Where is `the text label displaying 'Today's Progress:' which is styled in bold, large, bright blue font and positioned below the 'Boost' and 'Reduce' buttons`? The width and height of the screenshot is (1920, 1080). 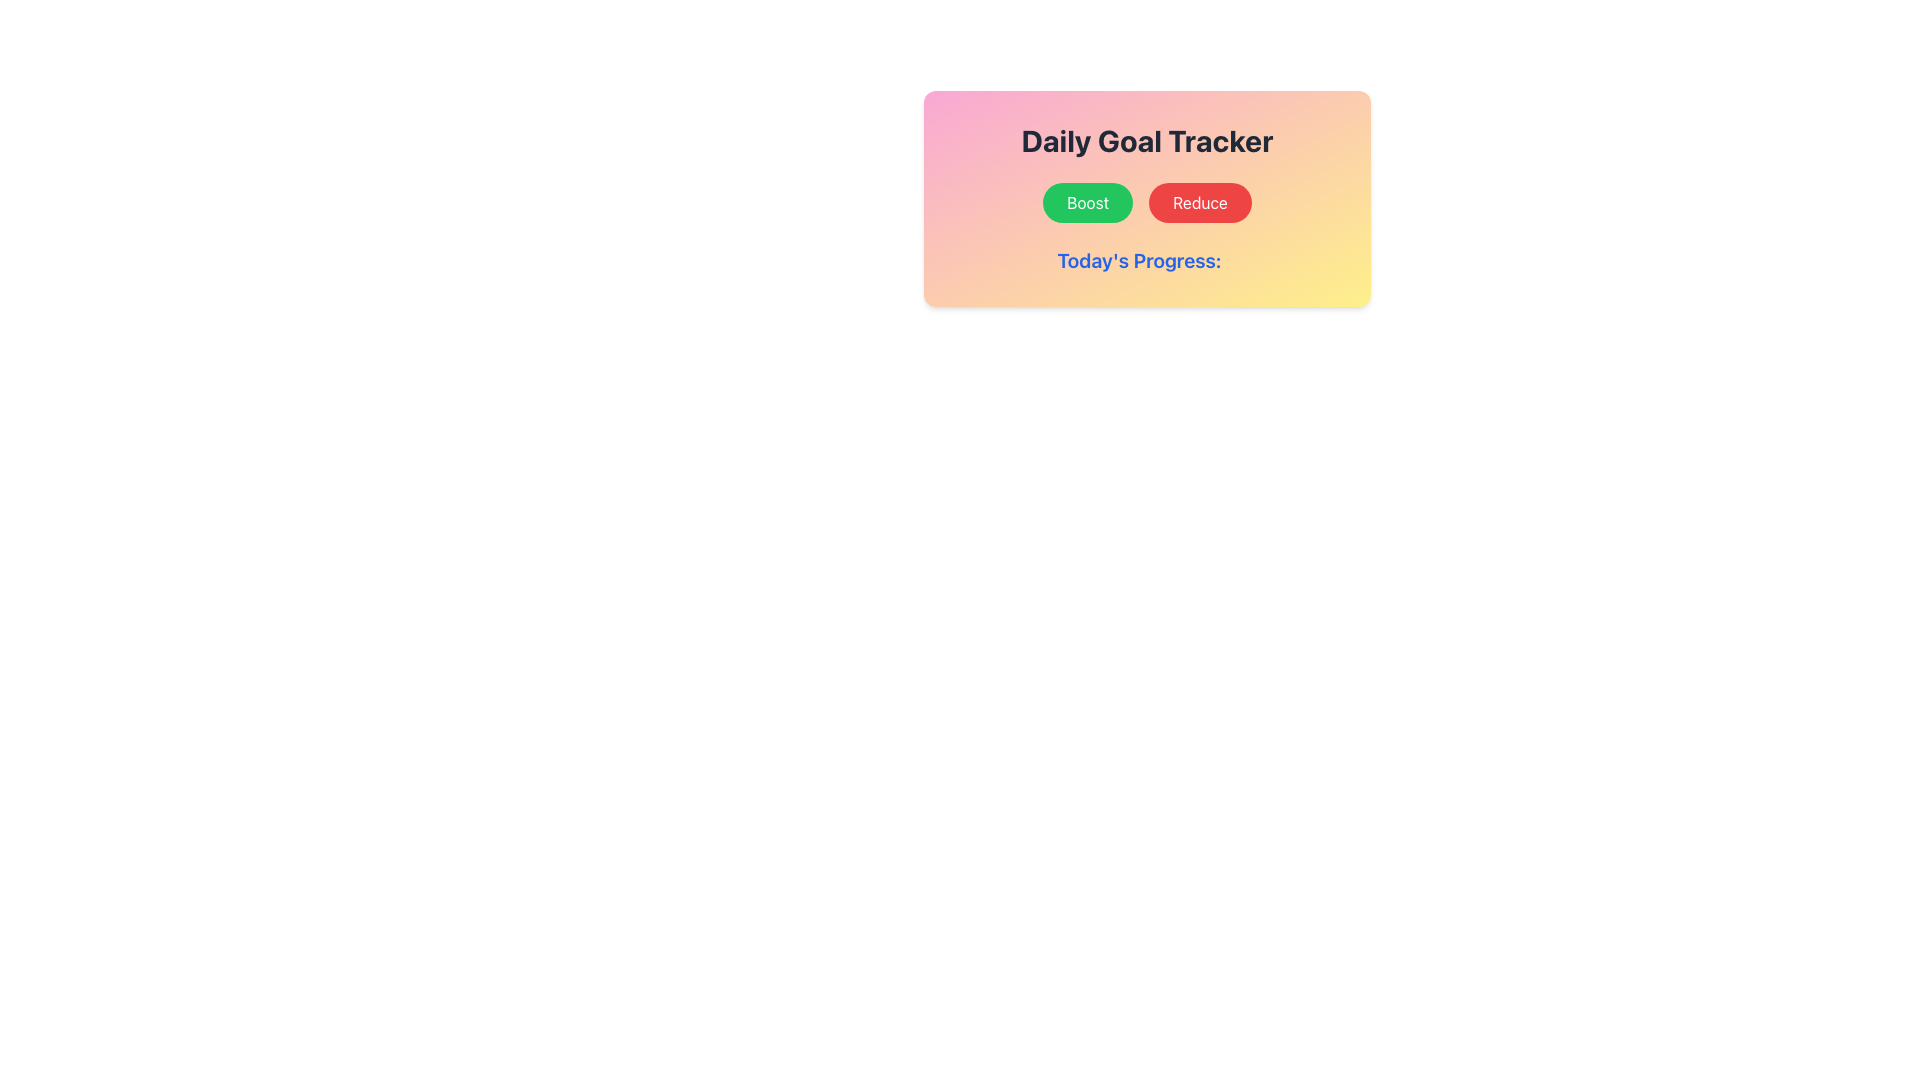 the text label displaying 'Today's Progress:' which is styled in bold, large, bright blue font and positioned below the 'Boost' and 'Reduce' buttons is located at coordinates (1139, 260).